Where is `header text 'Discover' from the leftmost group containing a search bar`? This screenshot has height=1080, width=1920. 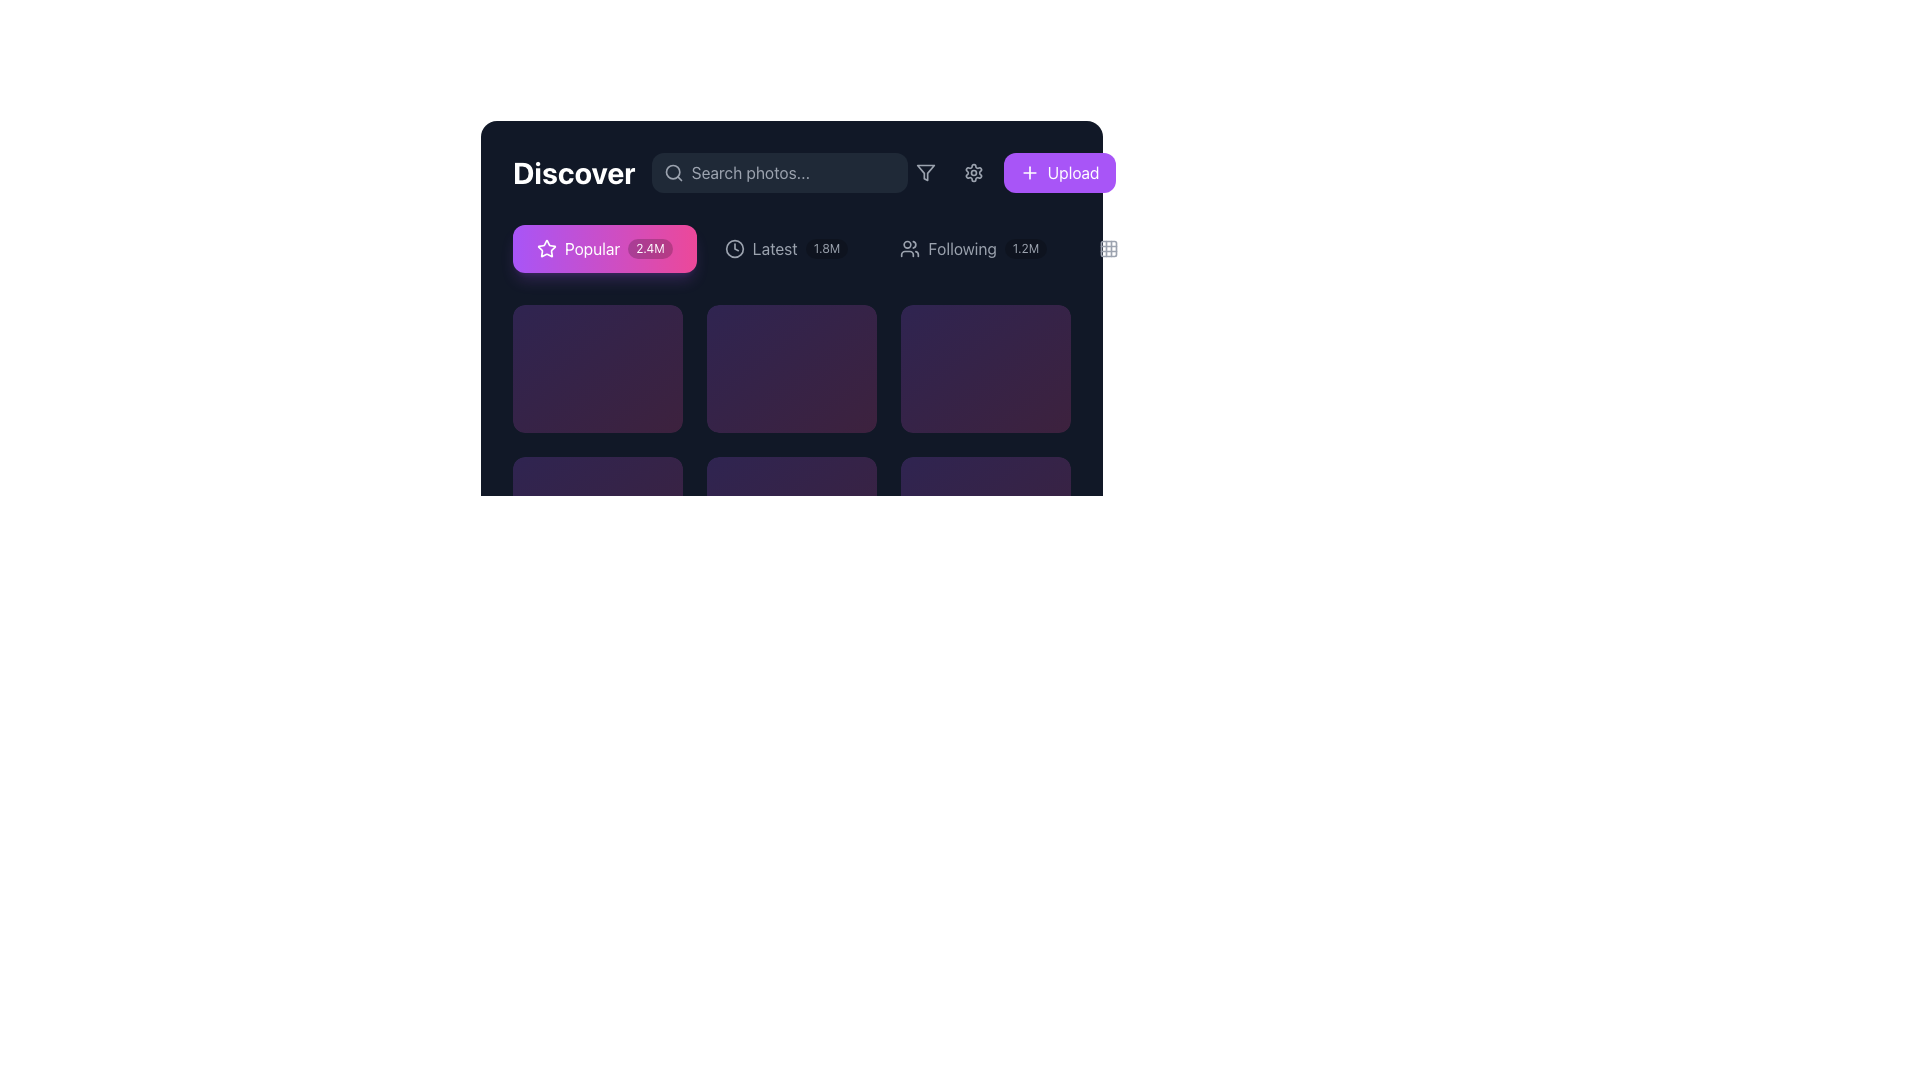 header text 'Discover' from the leftmost group containing a search bar is located at coordinates (710, 172).